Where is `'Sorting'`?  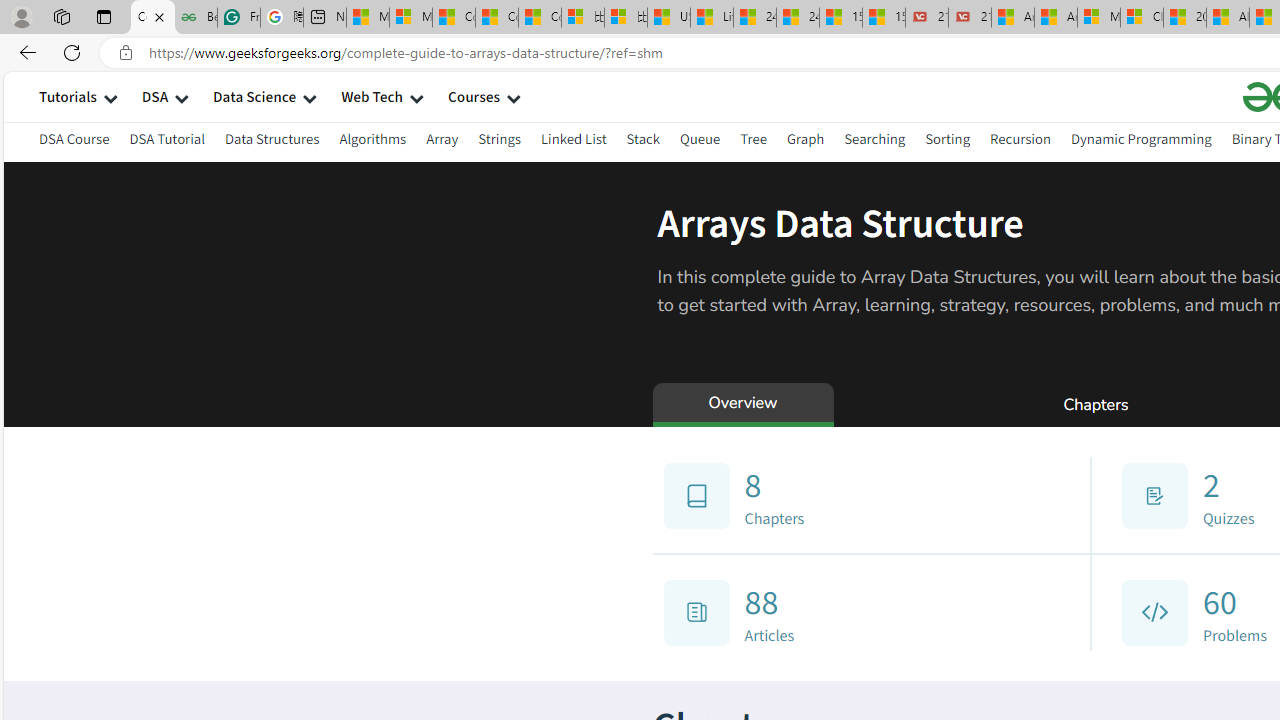 'Sorting' is located at coordinates (946, 138).